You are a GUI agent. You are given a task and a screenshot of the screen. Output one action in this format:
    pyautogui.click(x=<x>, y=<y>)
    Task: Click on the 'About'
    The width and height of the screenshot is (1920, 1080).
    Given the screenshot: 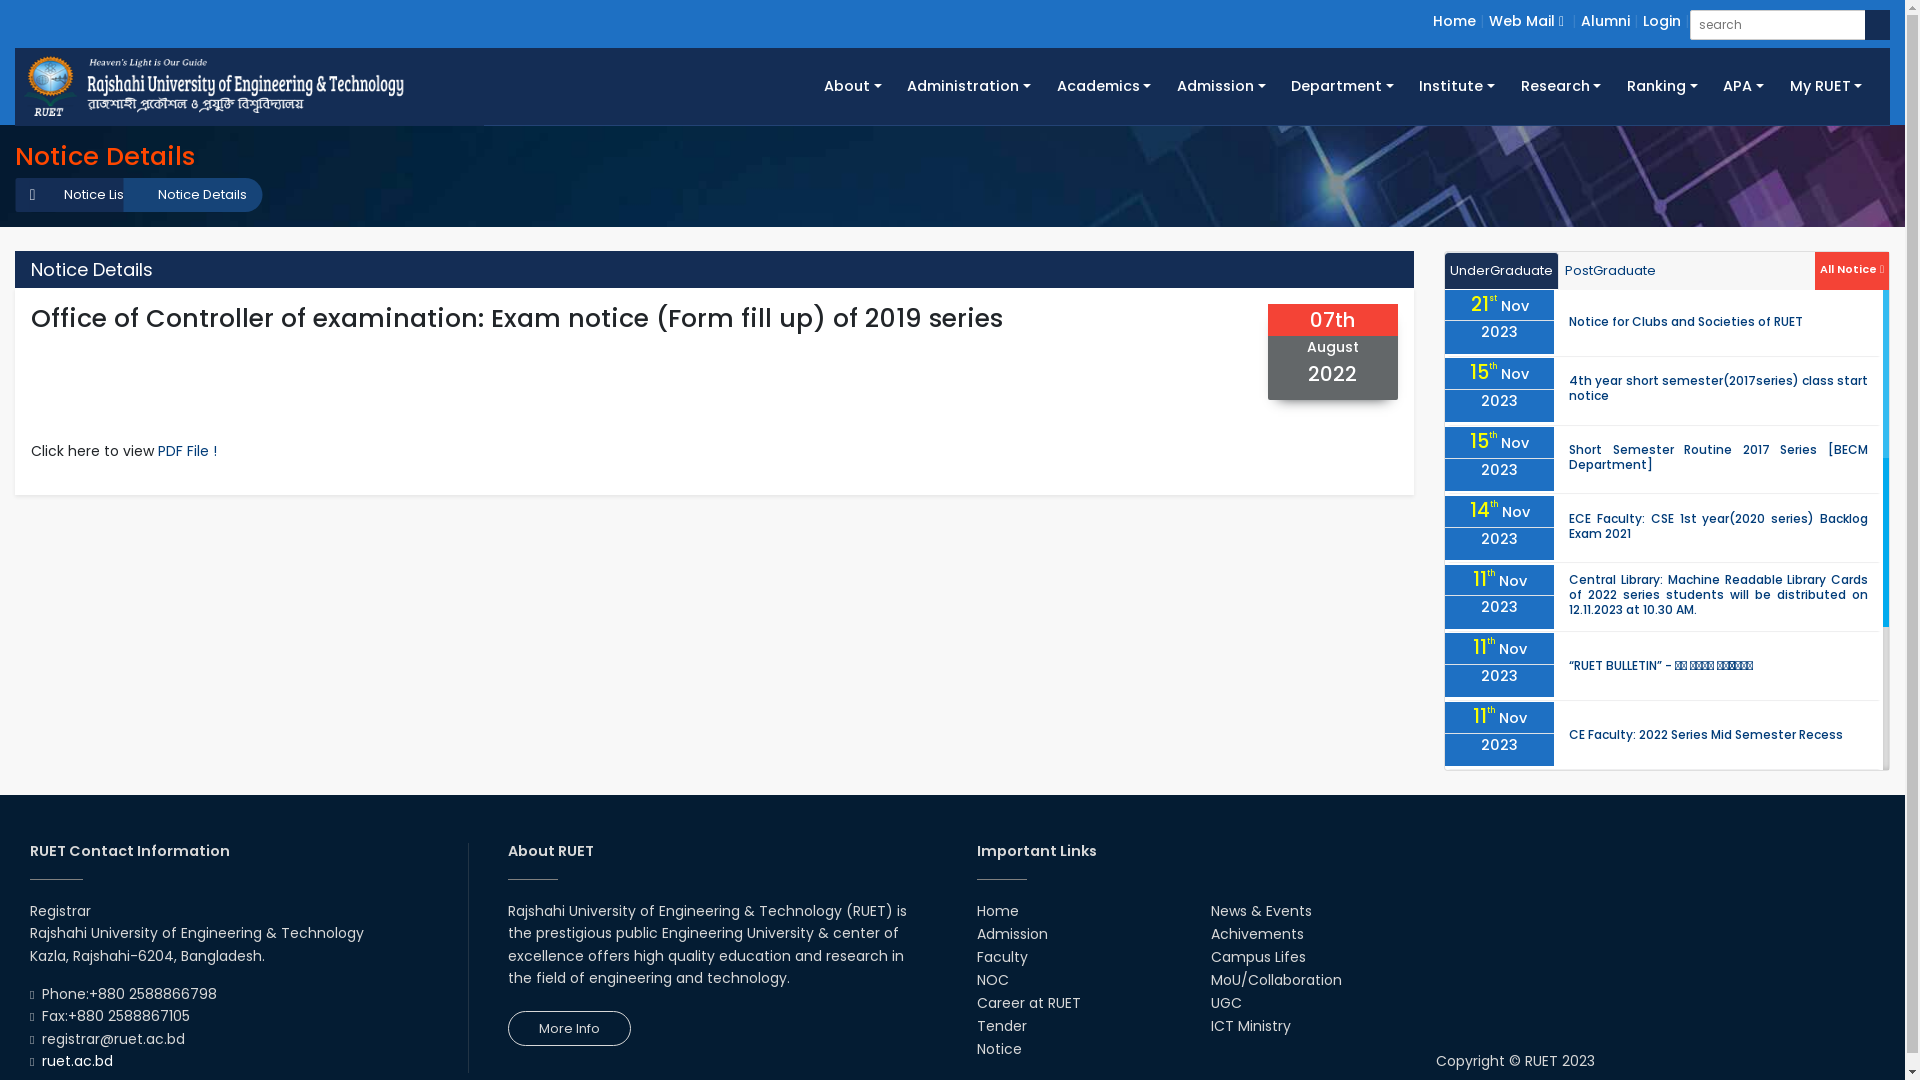 What is the action you would take?
    pyautogui.click(x=852, y=85)
    